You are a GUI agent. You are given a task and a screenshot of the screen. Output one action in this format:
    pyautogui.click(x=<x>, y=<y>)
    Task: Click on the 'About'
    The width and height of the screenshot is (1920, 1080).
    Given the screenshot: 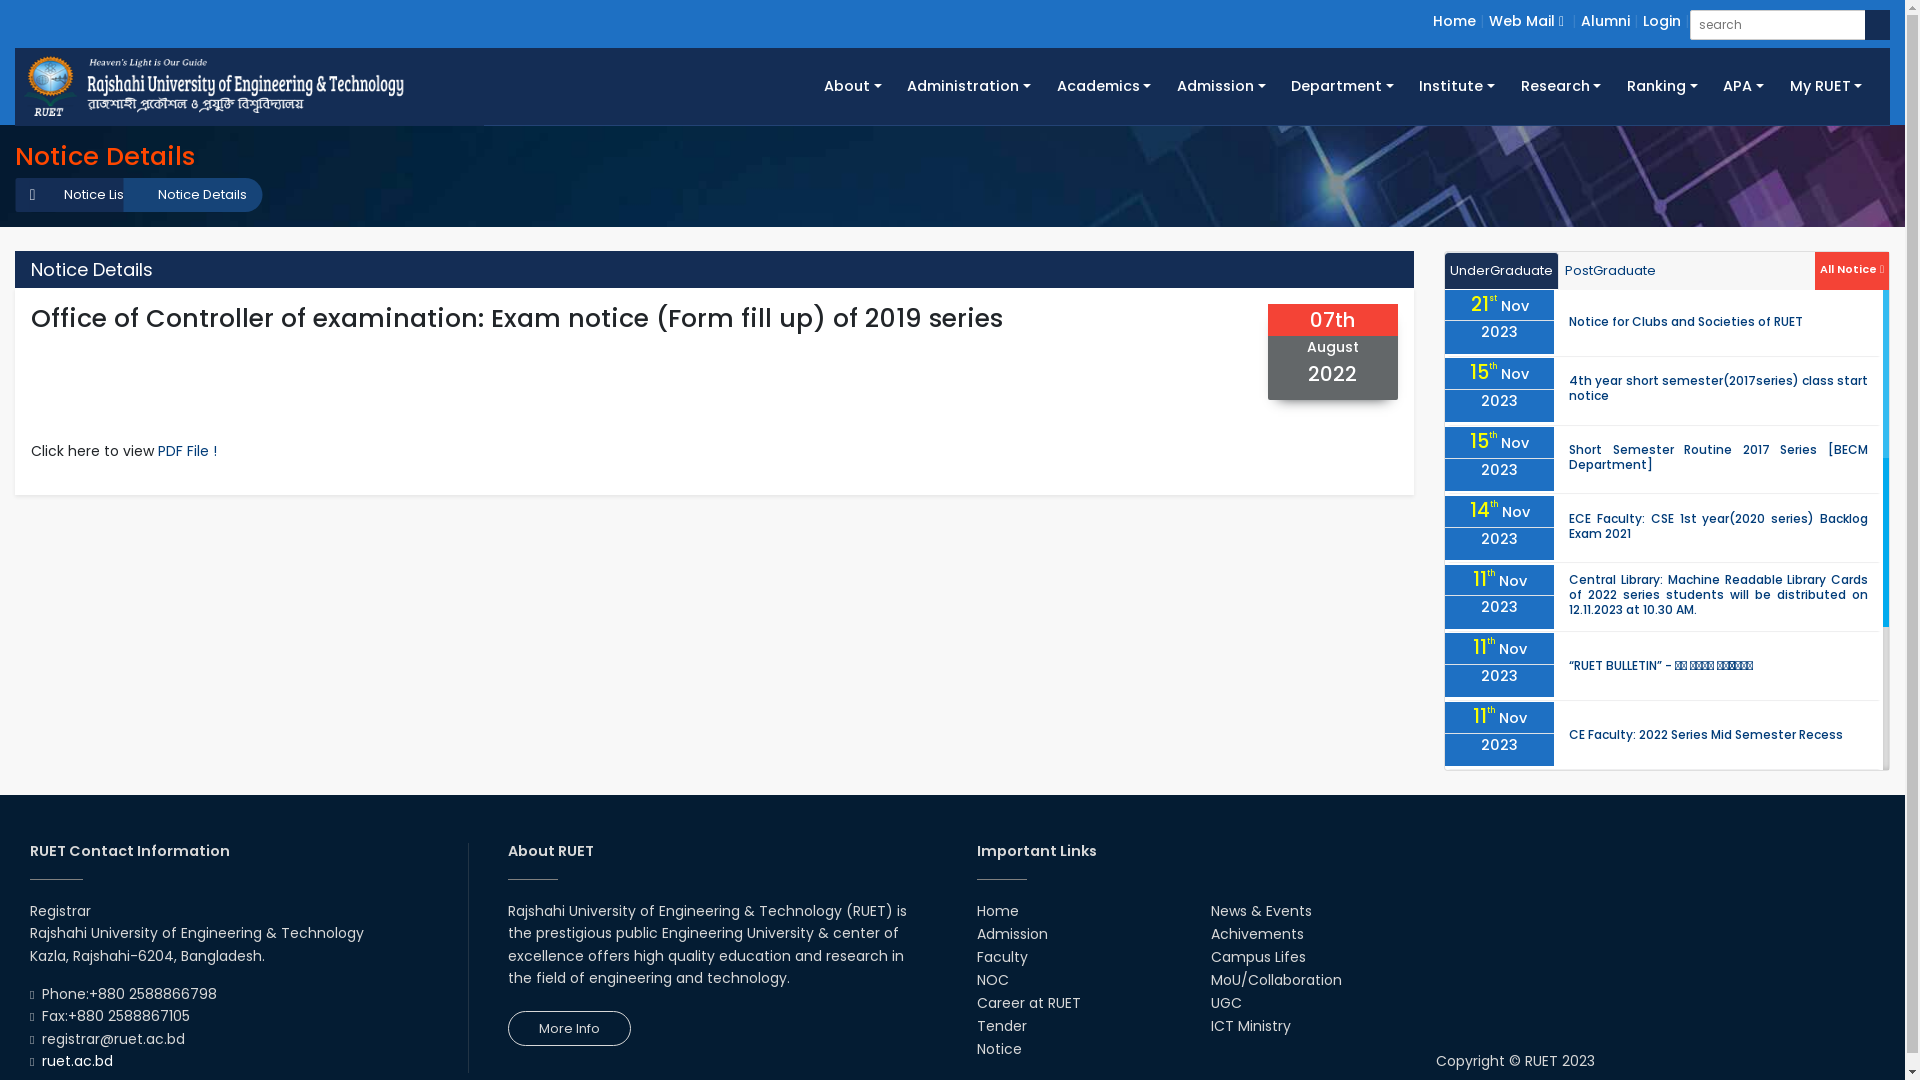 What is the action you would take?
    pyautogui.click(x=852, y=85)
    